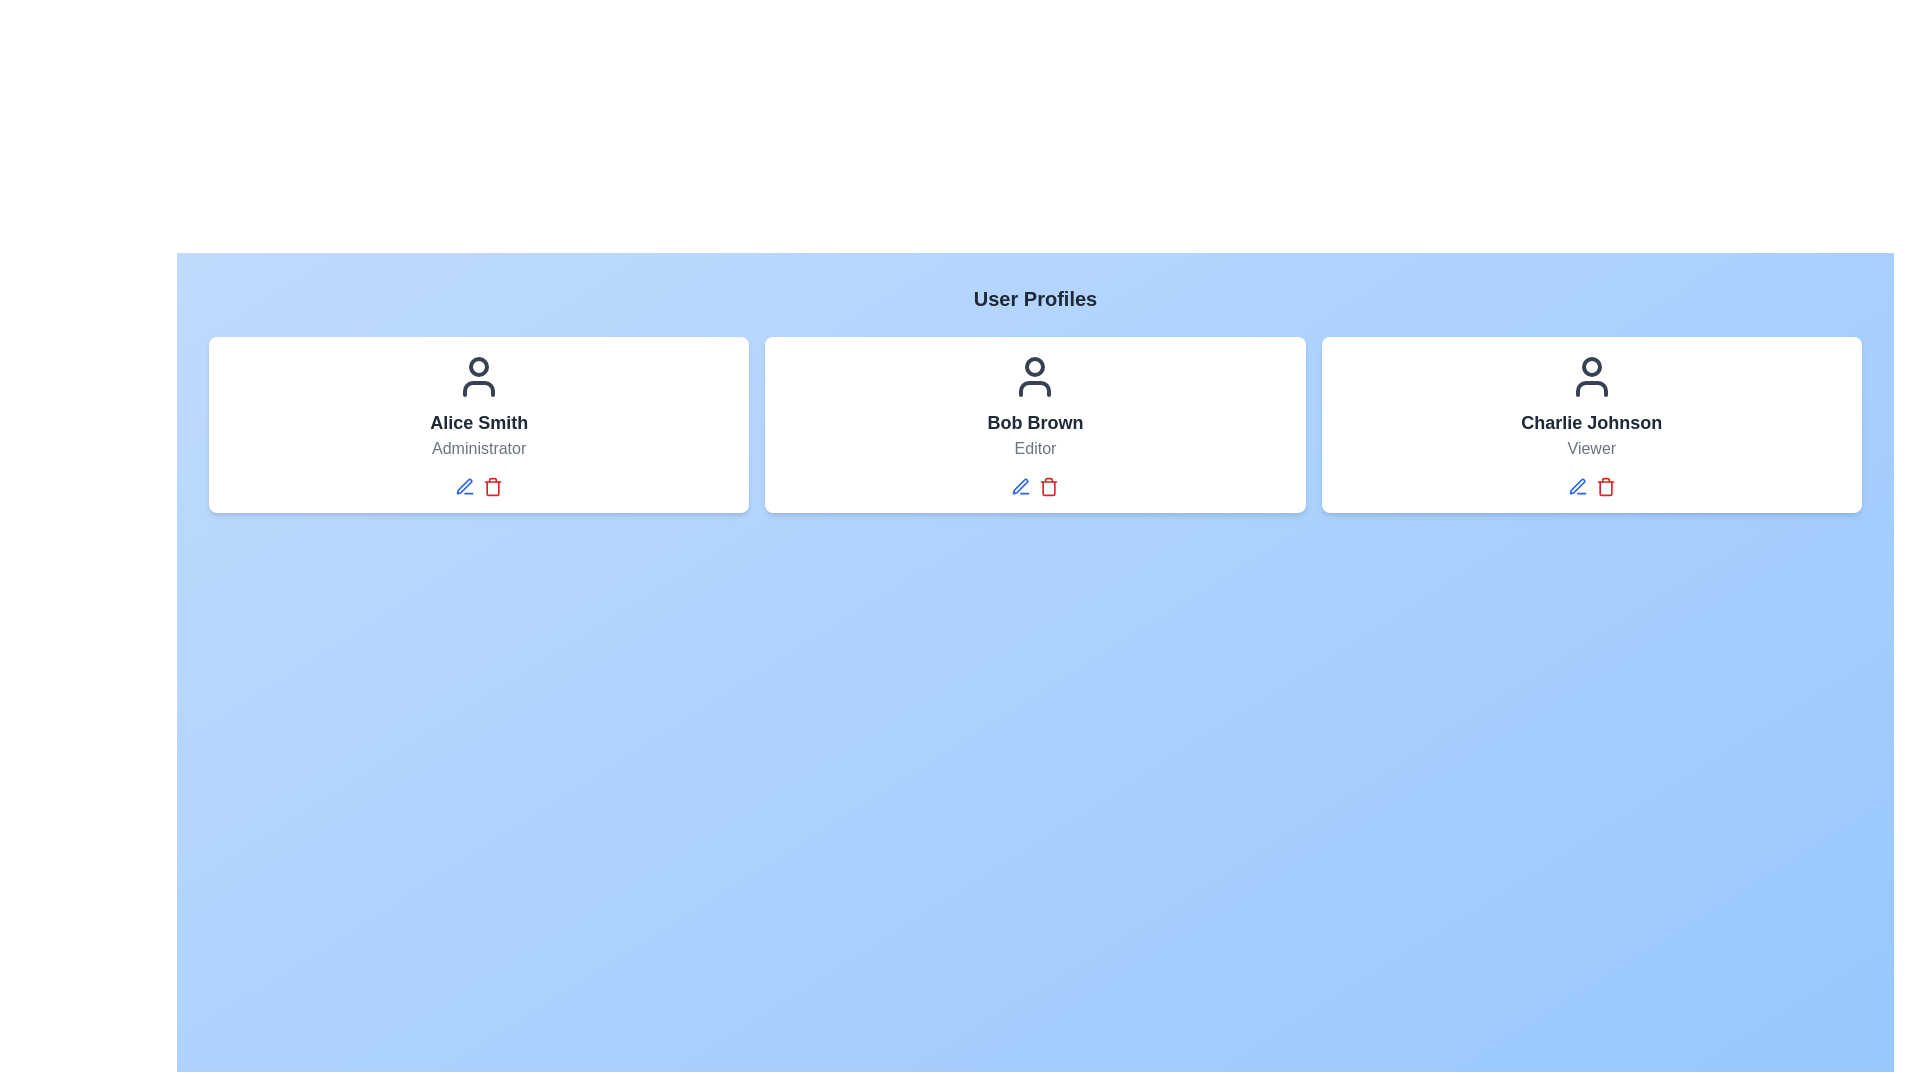 Image resolution: width=1920 pixels, height=1080 pixels. What do you see at coordinates (1021, 486) in the screenshot?
I see `the blue pen icon located below the name 'Bob Brown - Editor' in the central card of the user profile section` at bounding box center [1021, 486].